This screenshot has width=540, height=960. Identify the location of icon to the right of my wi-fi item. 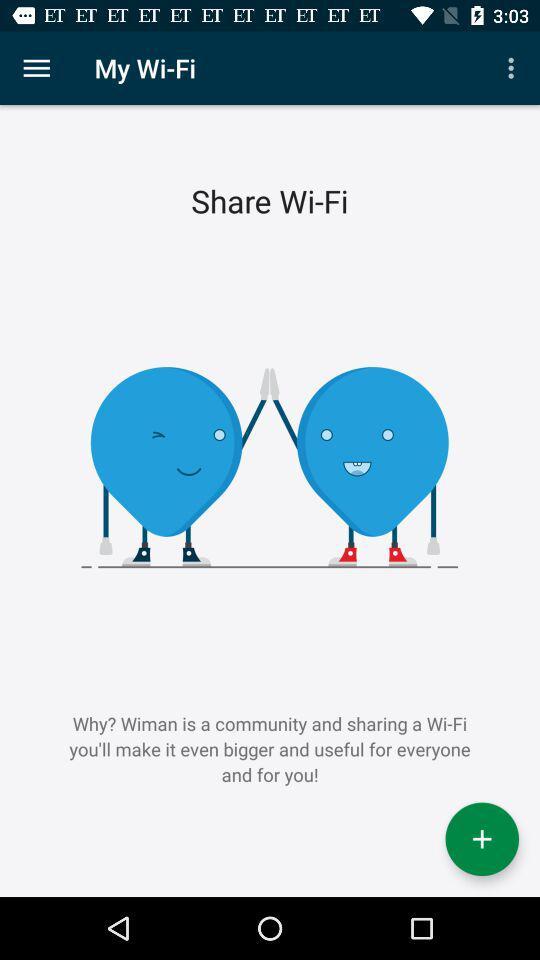
(513, 68).